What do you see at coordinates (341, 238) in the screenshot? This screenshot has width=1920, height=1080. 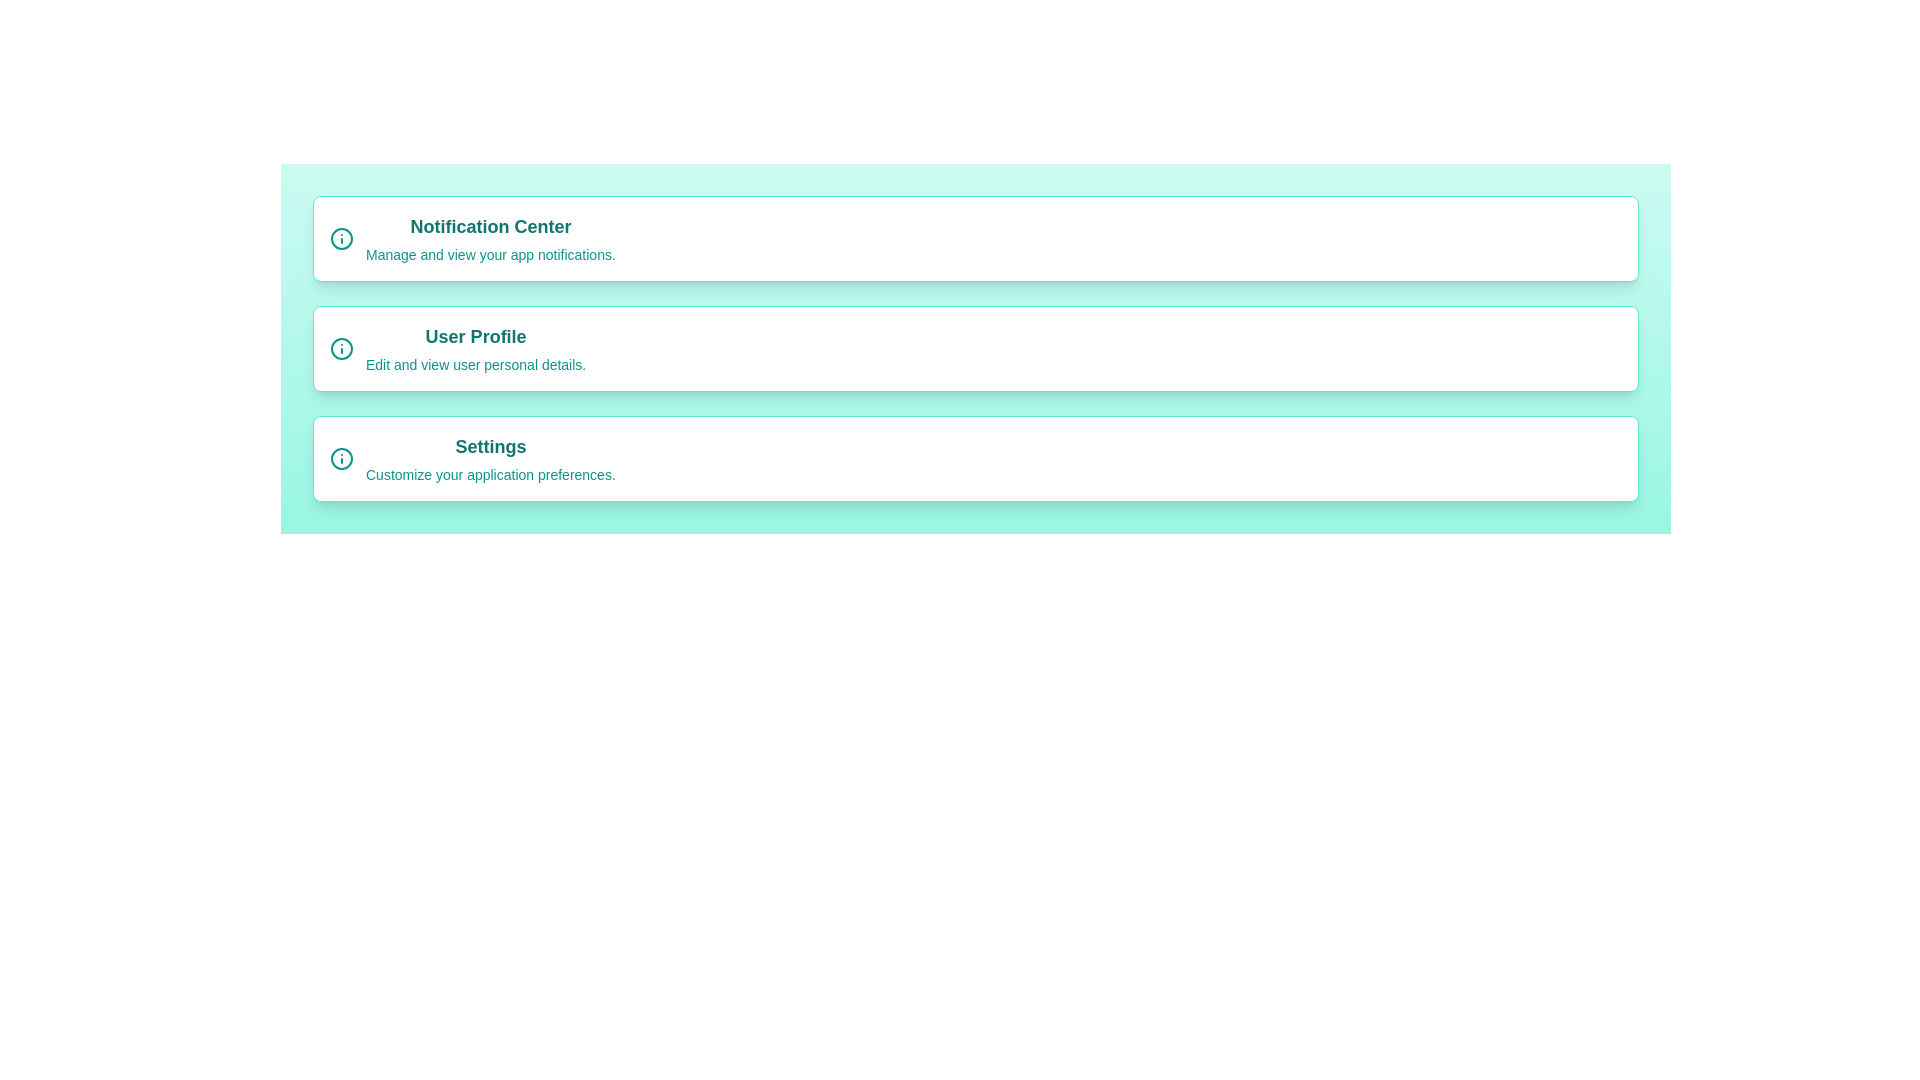 I see `the informational icon located to the left of the 'Notification Center' text in the top card of the list` at bounding box center [341, 238].